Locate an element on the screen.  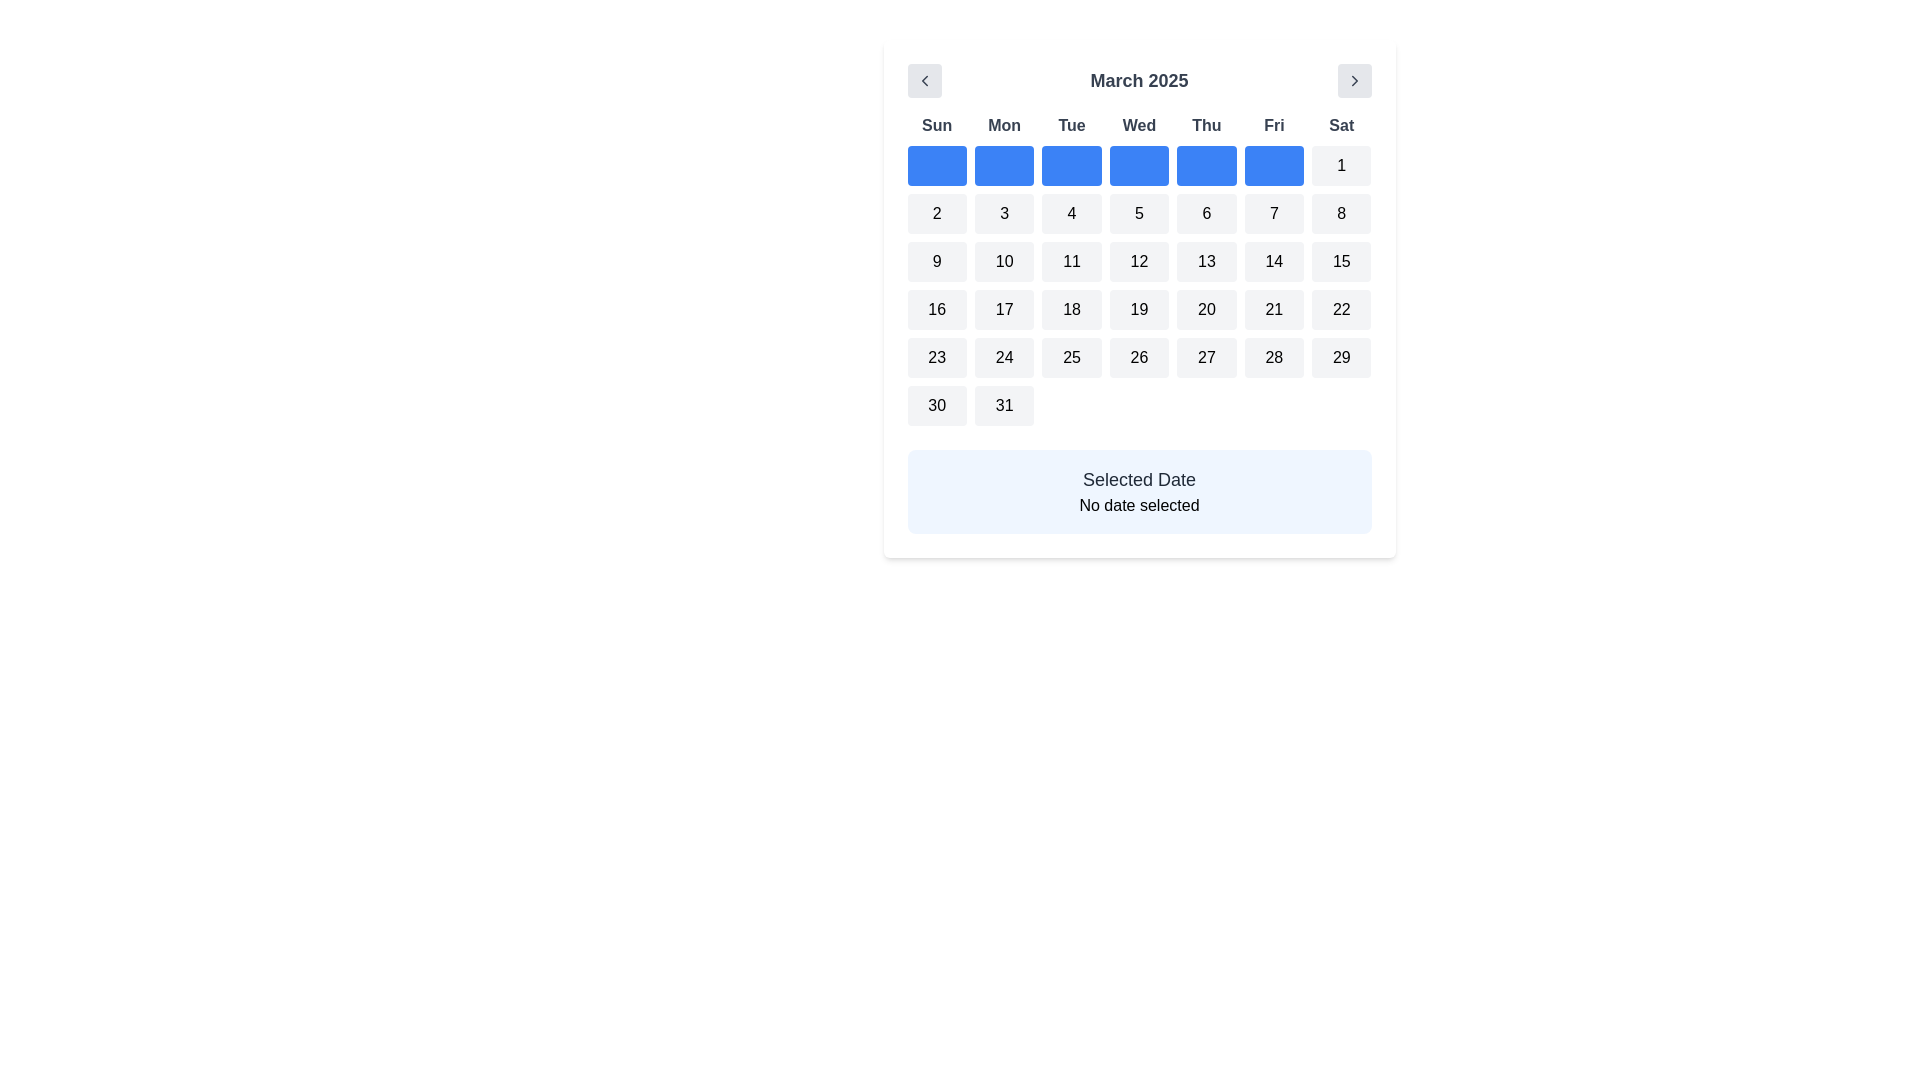
the button in the third column of the second row of the calendar grid is located at coordinates (1071, 213).